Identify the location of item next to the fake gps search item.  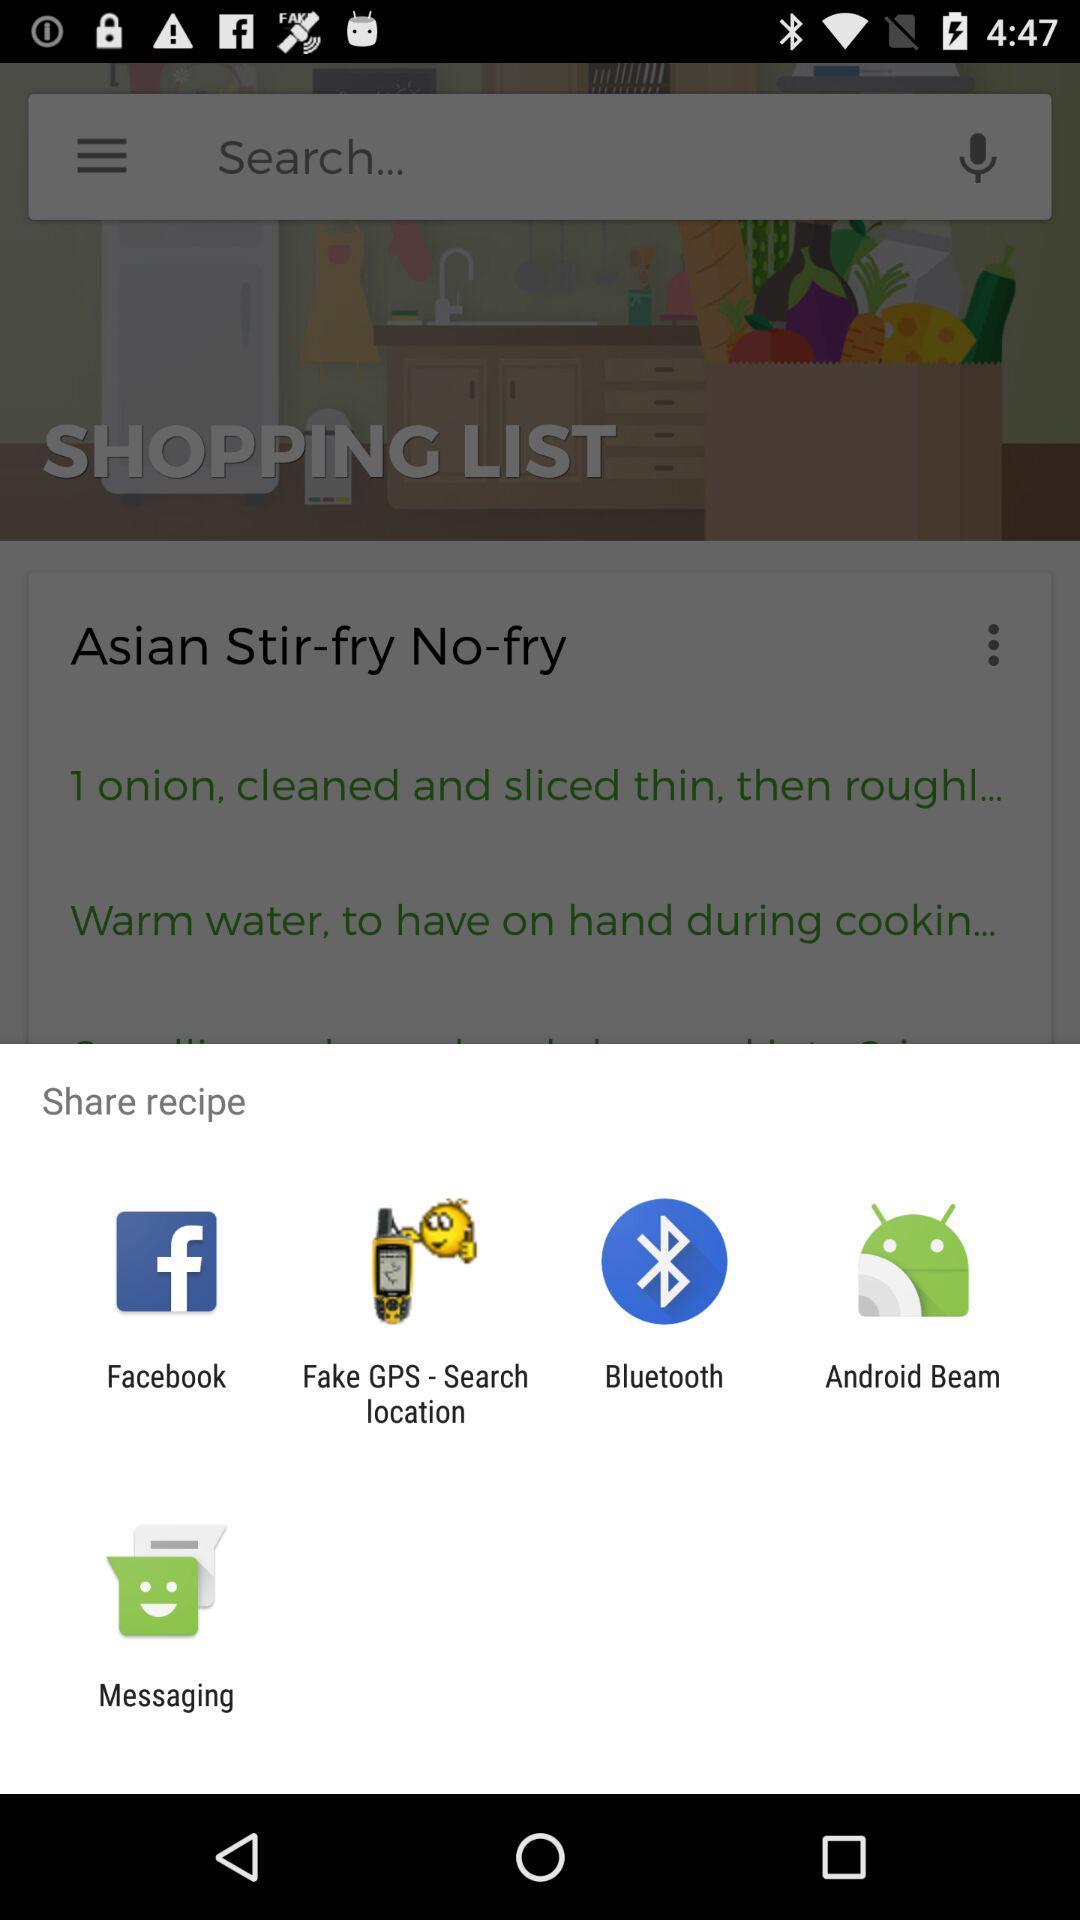
(664, 1392).